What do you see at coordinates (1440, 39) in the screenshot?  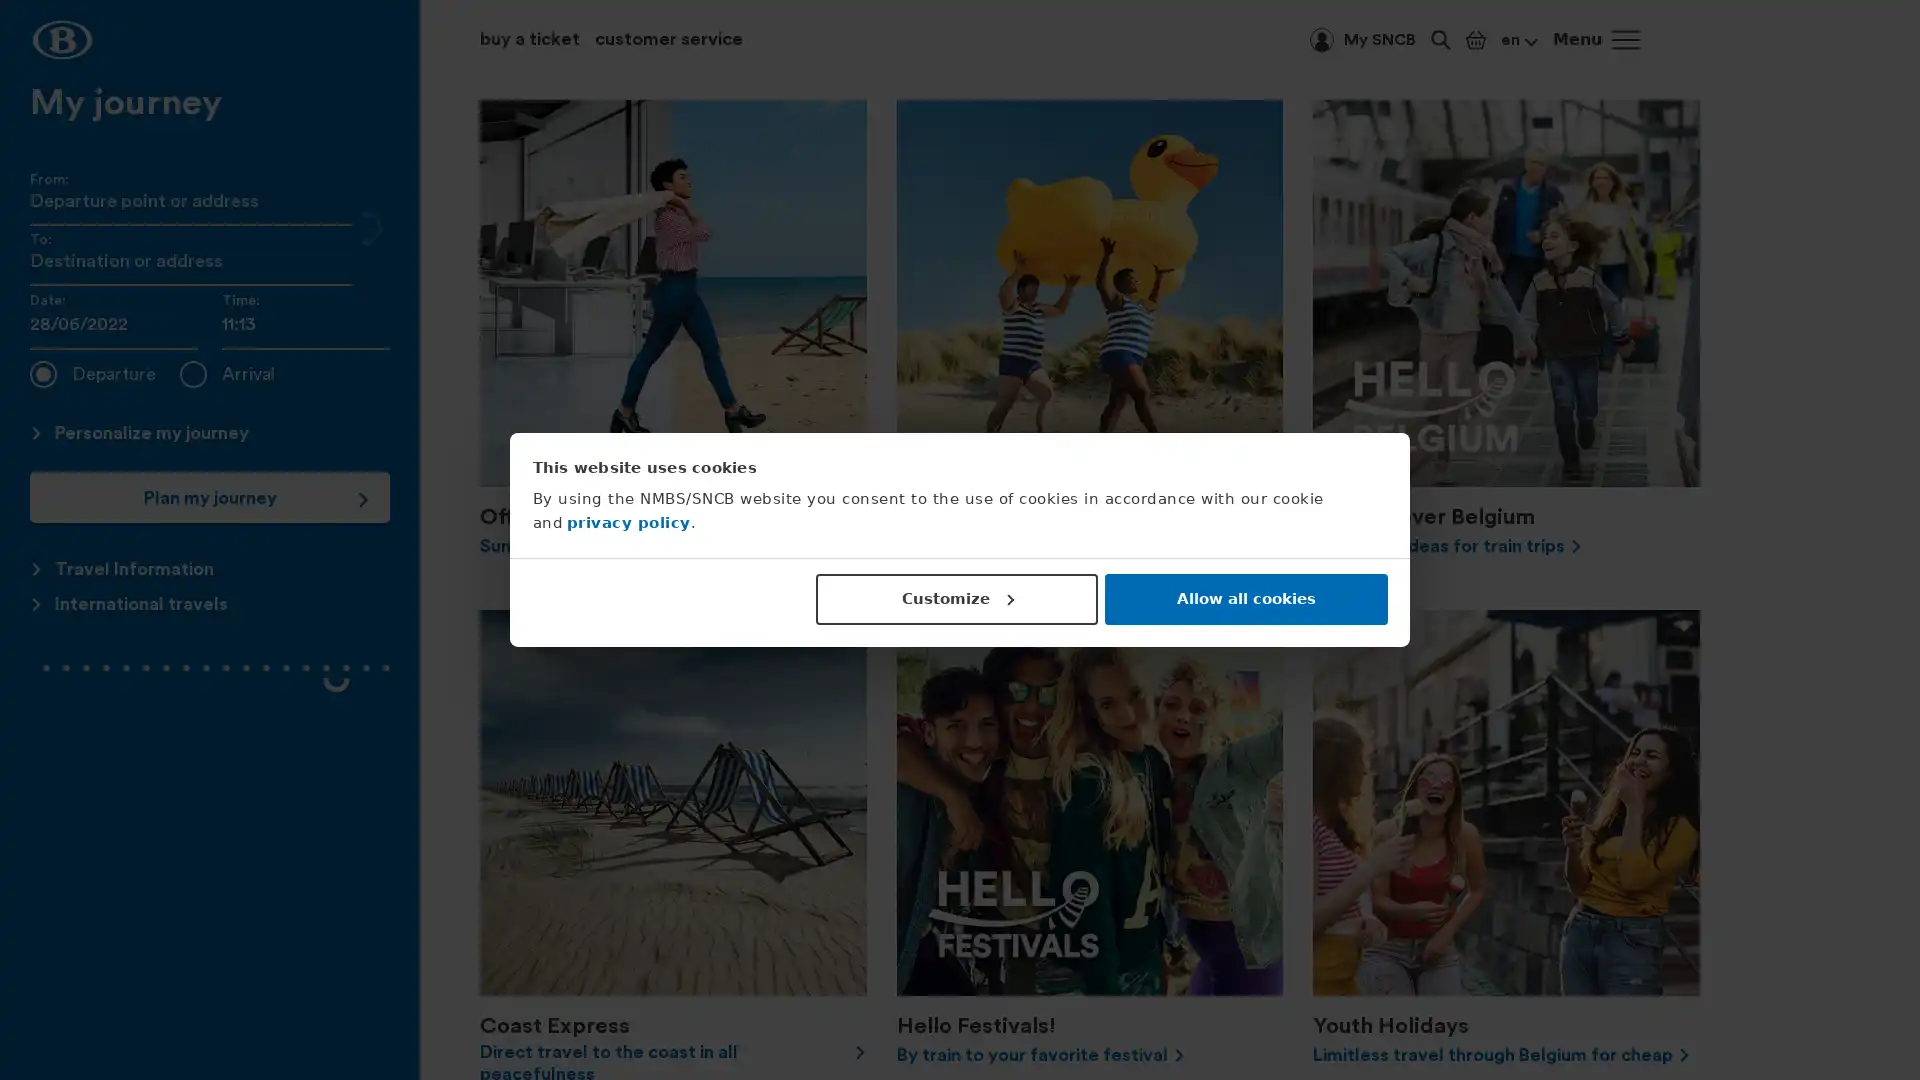 I see `Keyword` at bounding box center [1440, 39].